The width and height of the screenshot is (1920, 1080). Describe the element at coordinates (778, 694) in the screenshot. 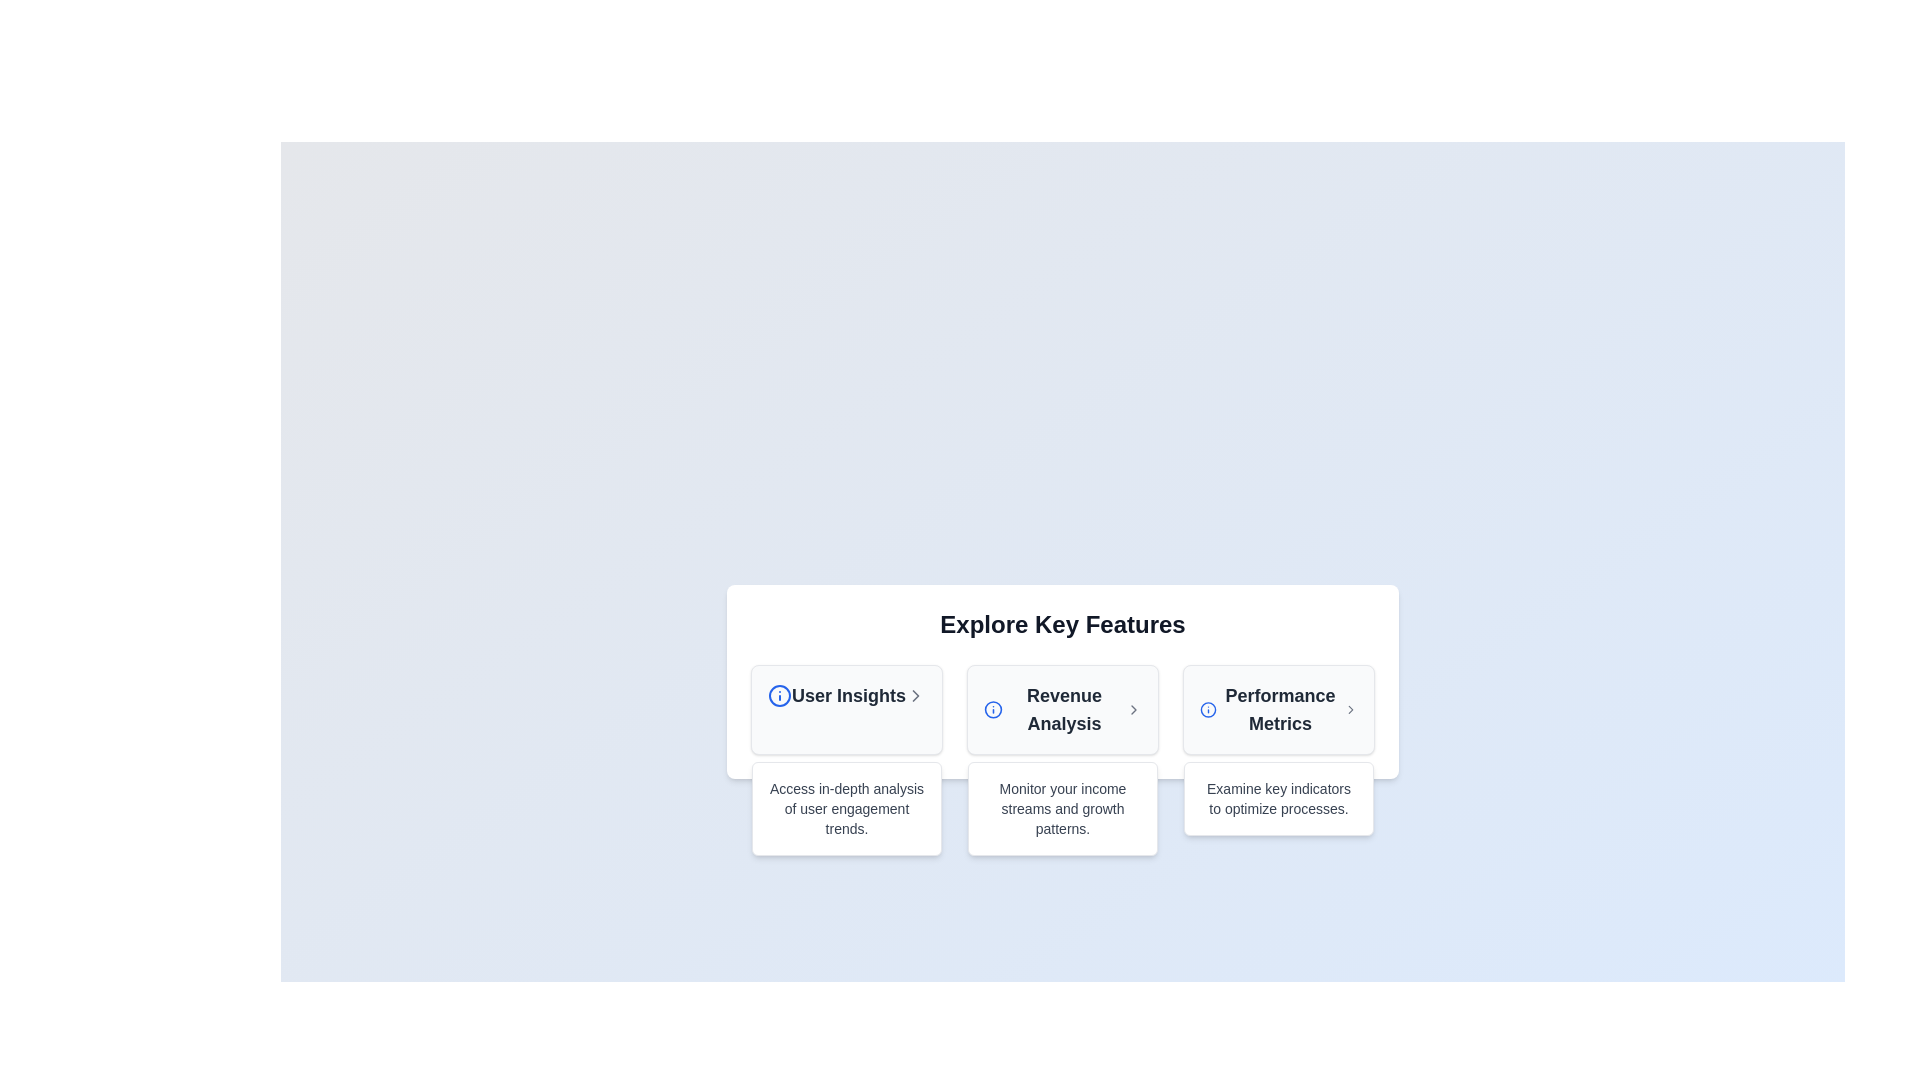

I see `the SVG Circle Element that serves as the background of the 'i' symbol in the information icon preceding the 'Revenue Analysis' section` at that location.